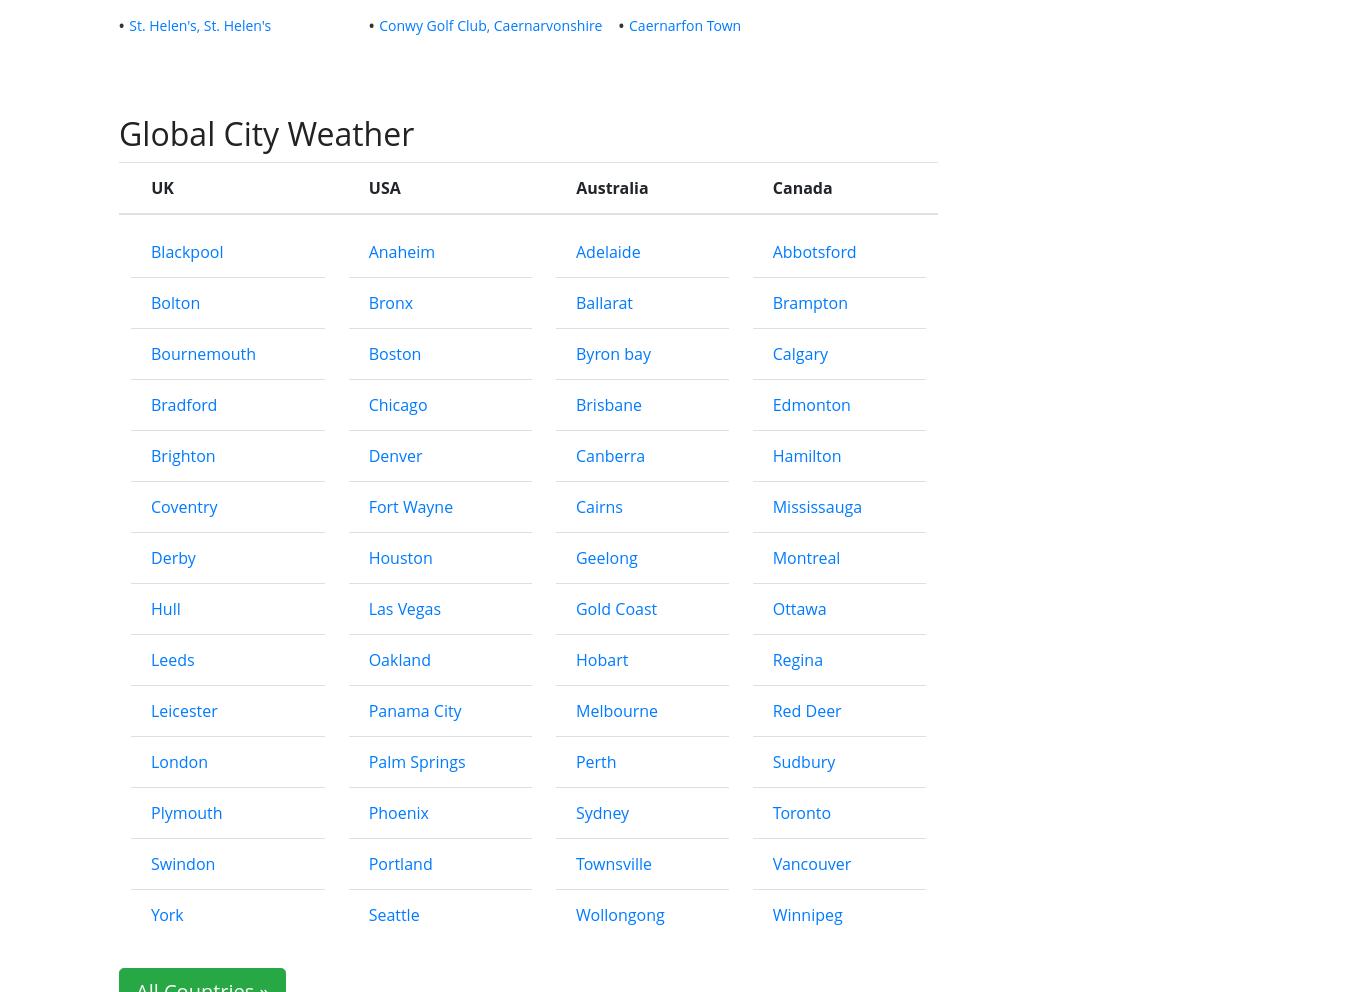 The width and height of the screenshot is (1366, 992). What do you see at coordinates (396, 404) in the screenshot?
I see `'Chicago'` at bounding box center [396, 404].